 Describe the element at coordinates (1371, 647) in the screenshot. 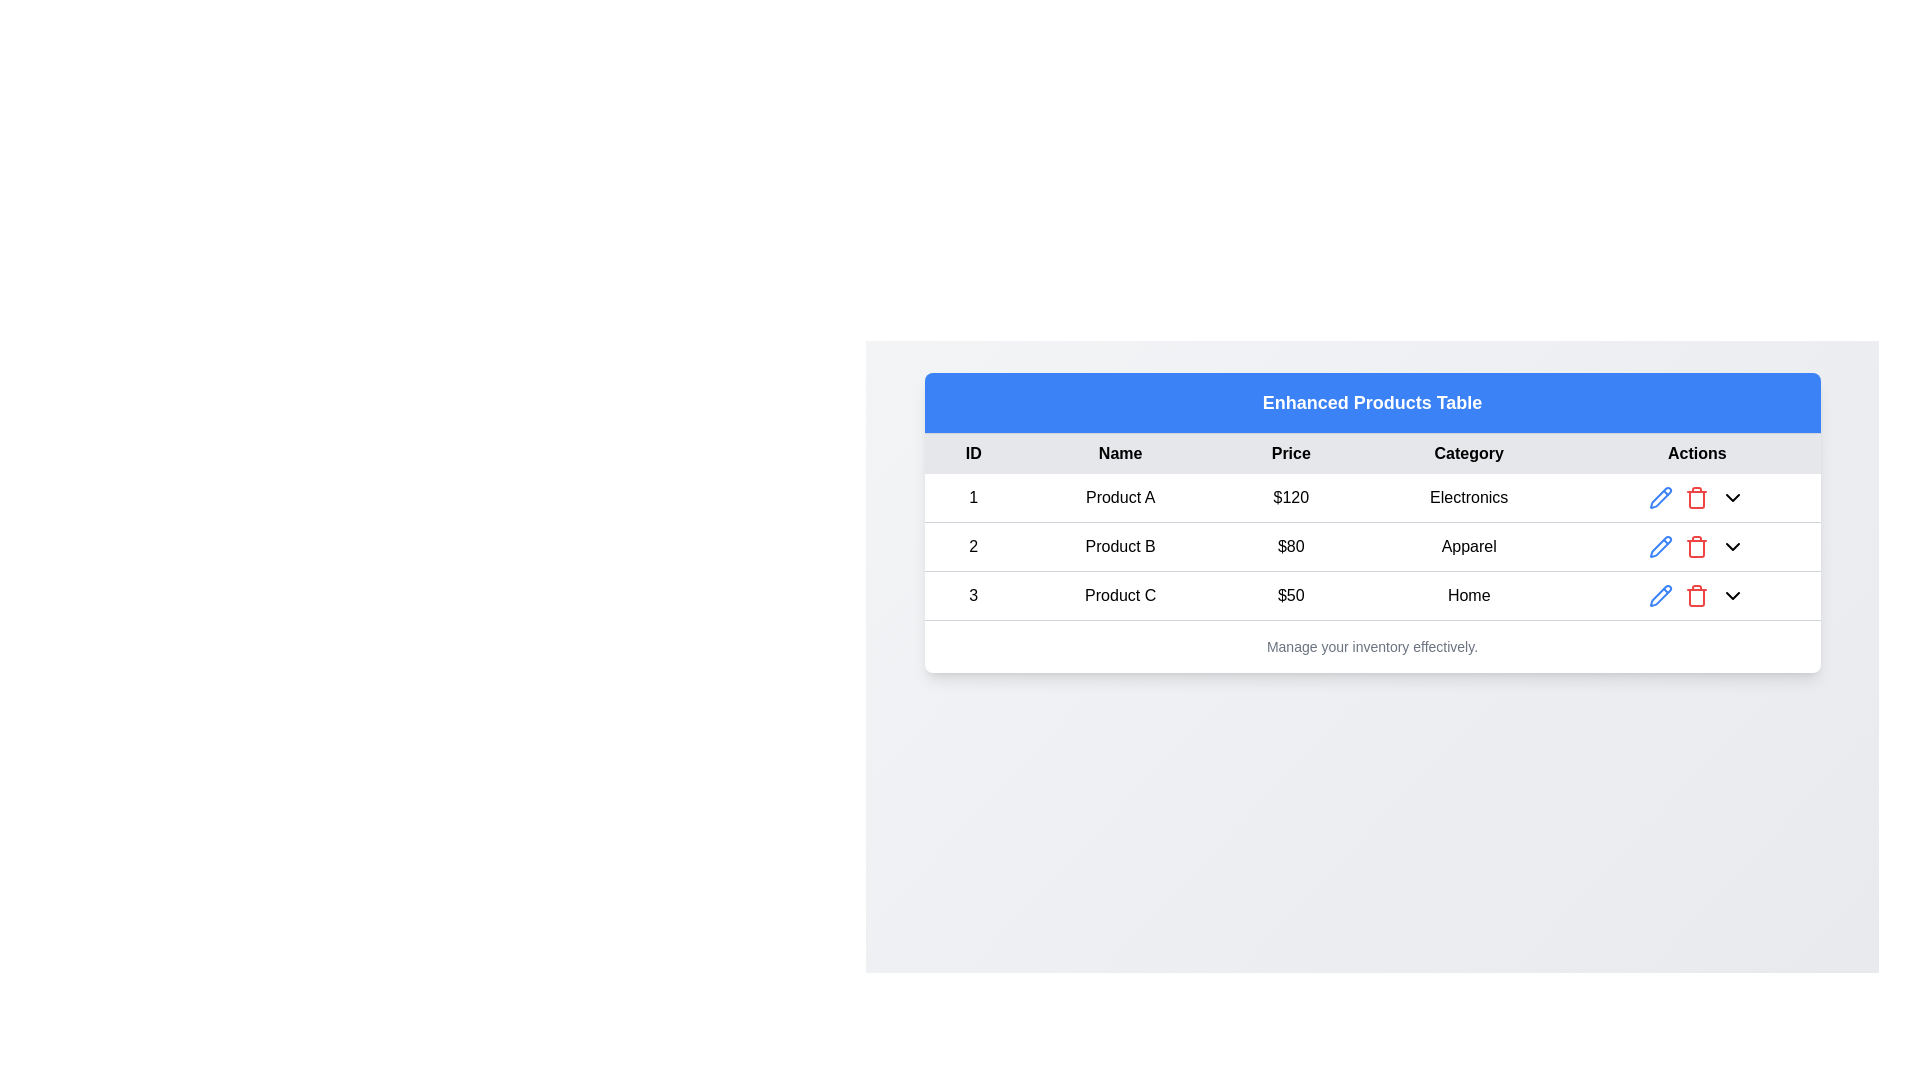

I see `the informational text label that emphasizes the purpose of managing inventory effectively, located directly below the product information table` at that location.